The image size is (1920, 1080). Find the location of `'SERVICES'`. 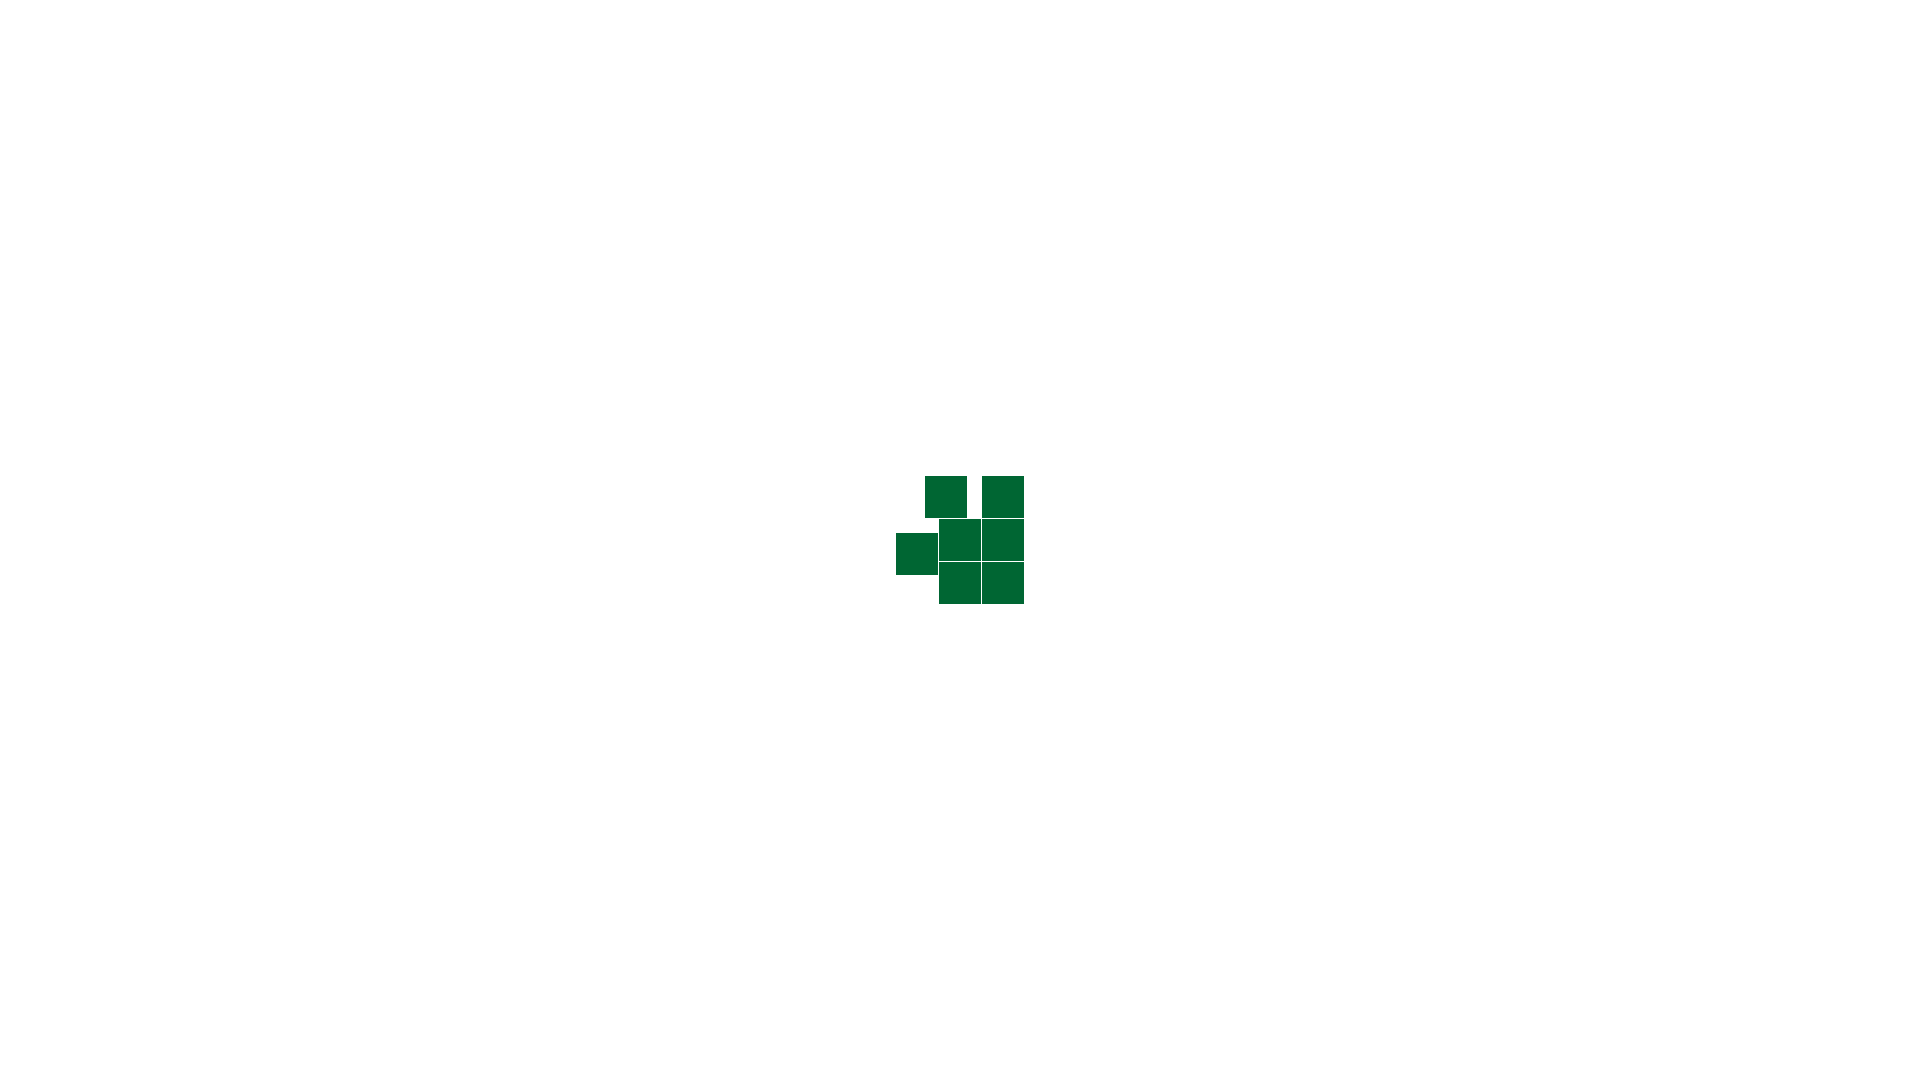

'SERVICES' is located at coordinates (911, 84).